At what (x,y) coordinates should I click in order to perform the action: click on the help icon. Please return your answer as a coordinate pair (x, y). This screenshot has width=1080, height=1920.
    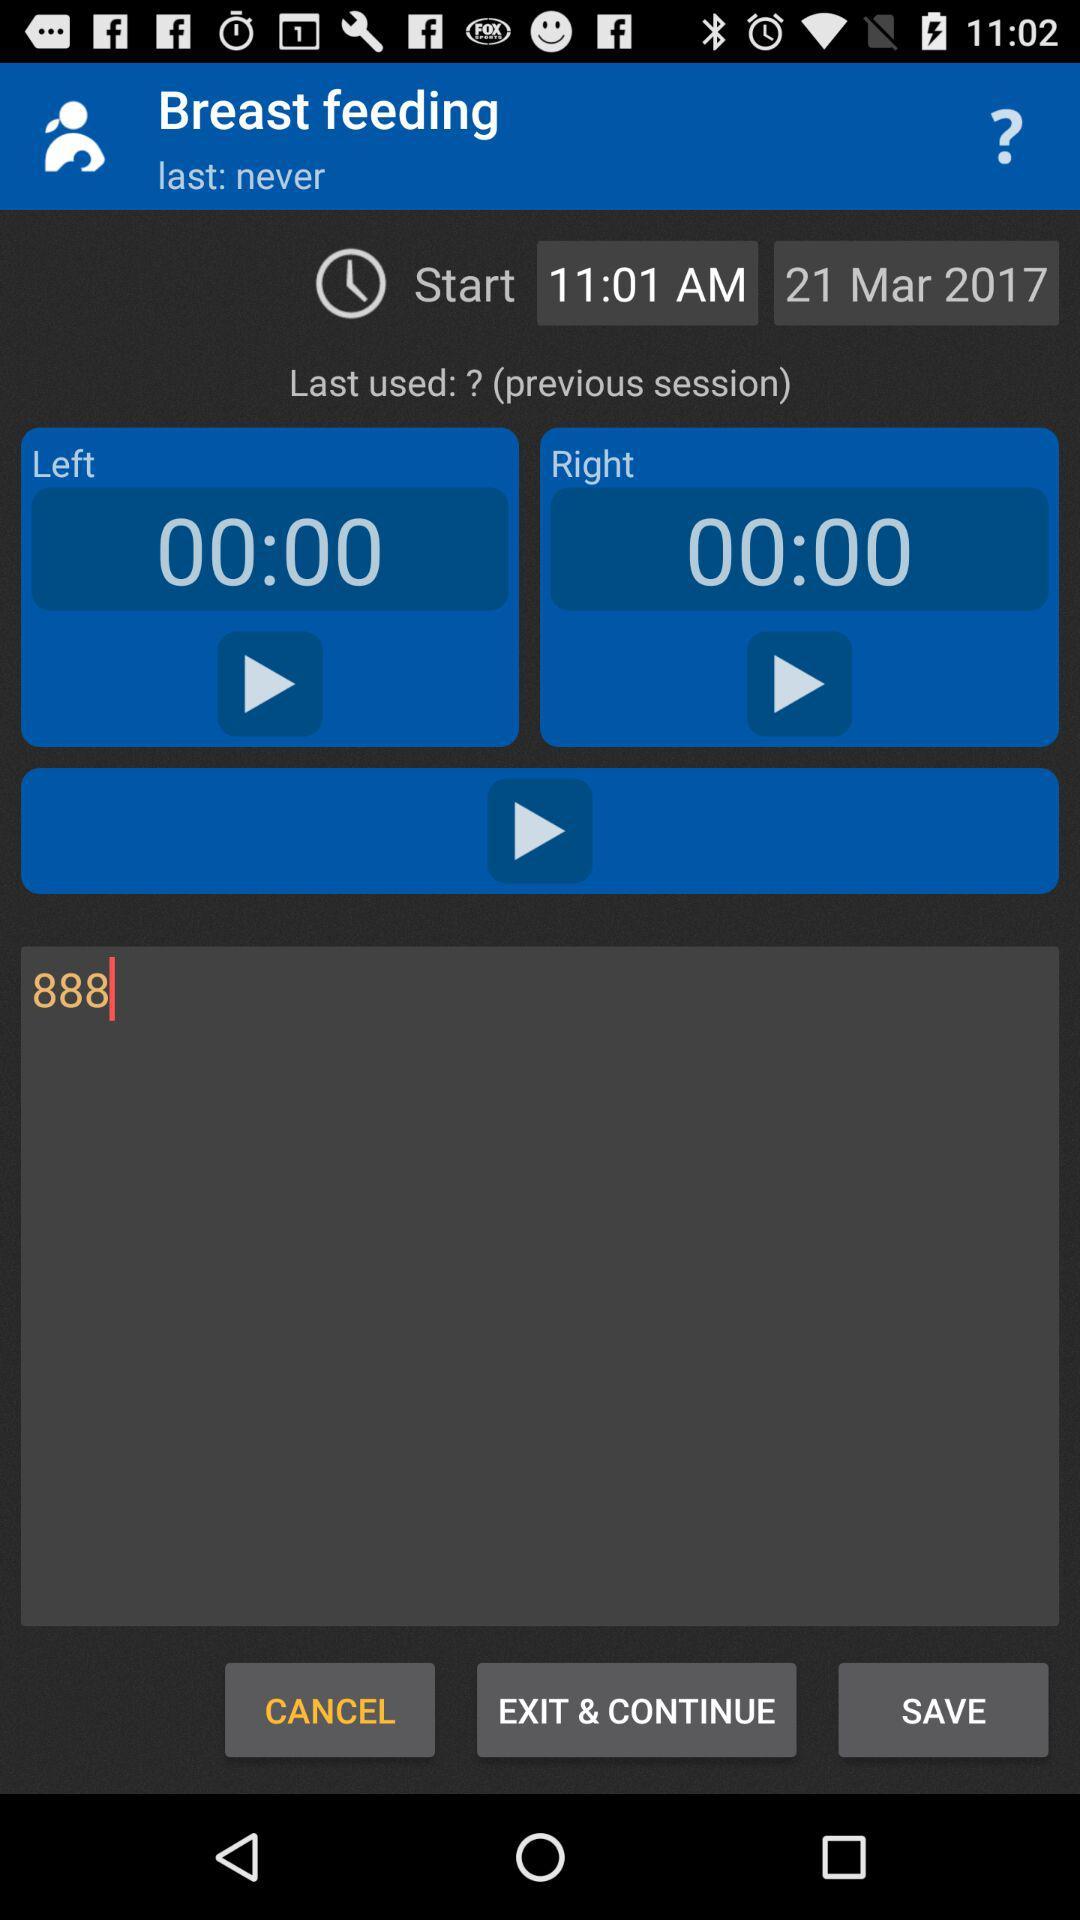
    Looking at the image, I should click on (1006, 145).